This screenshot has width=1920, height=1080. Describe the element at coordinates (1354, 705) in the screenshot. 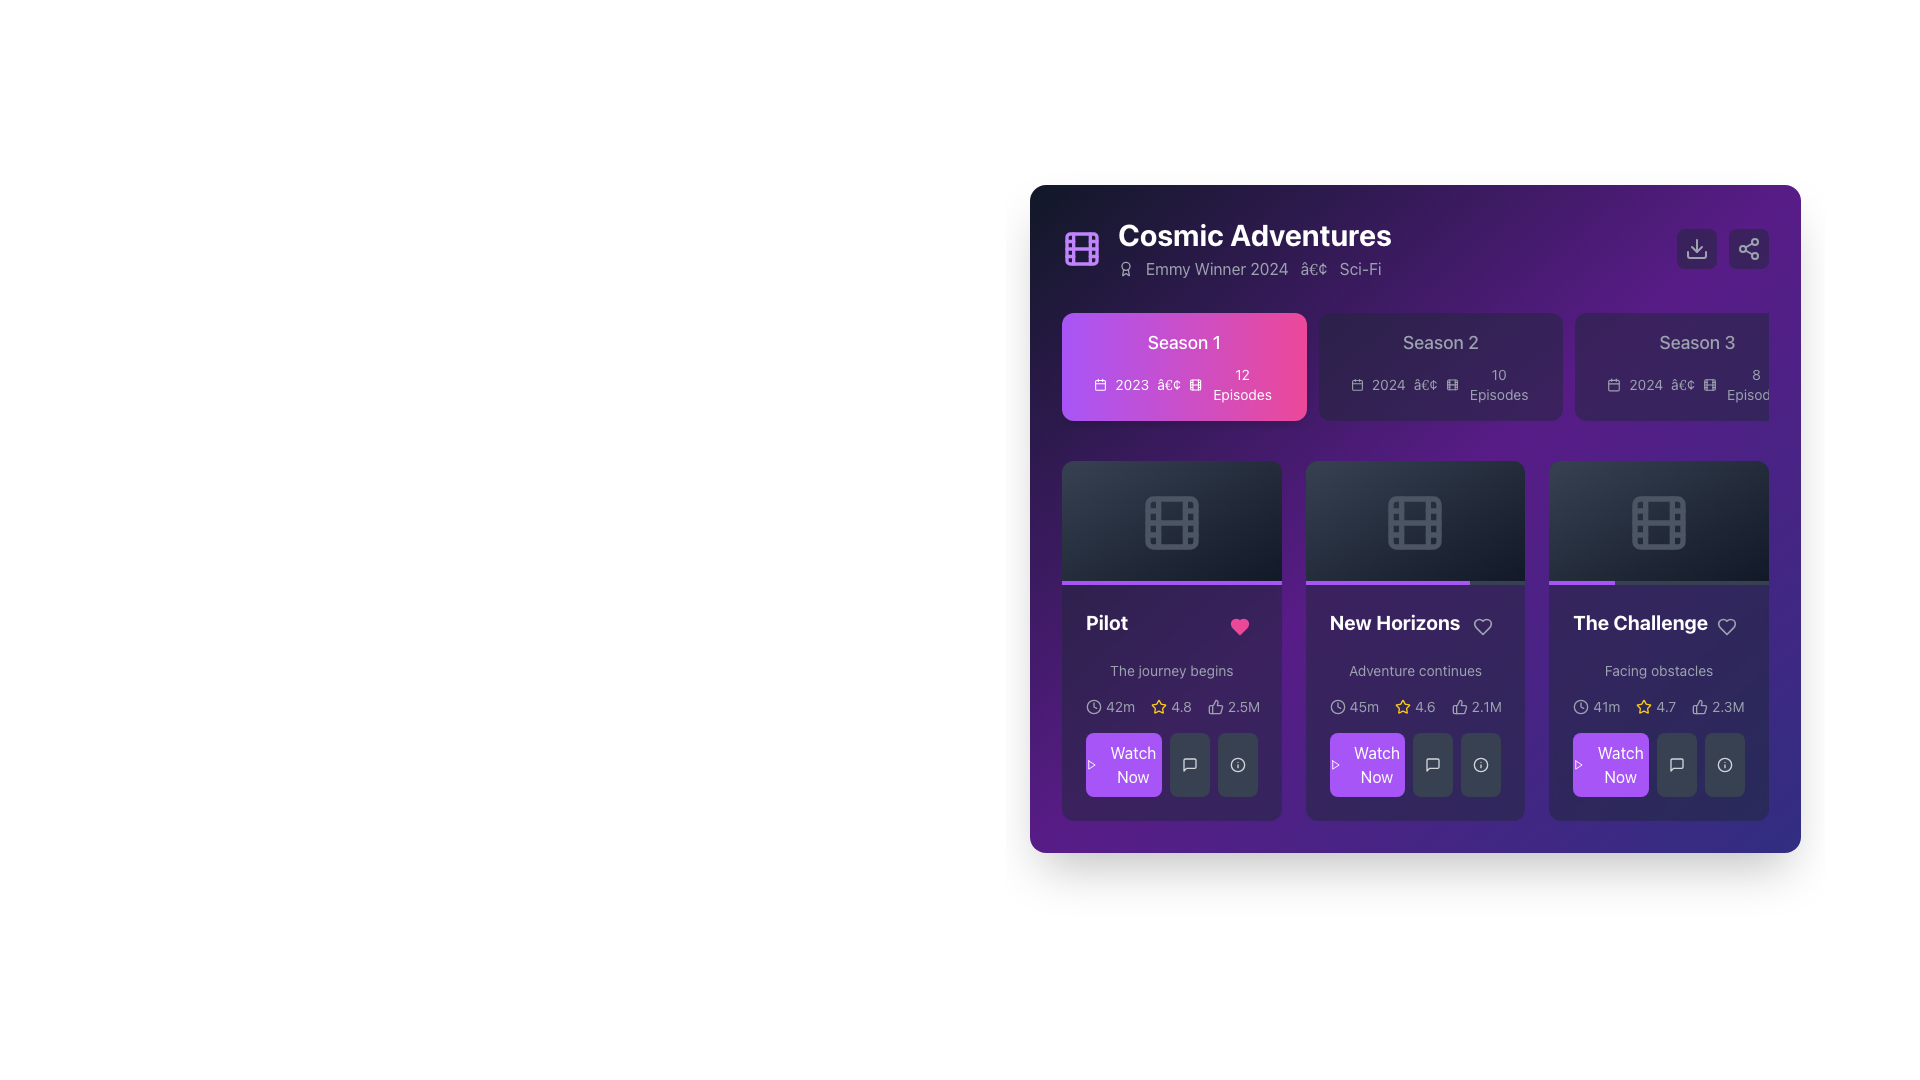

I see `text content of the Duration indicator displaying '45m' with a clock icon, located in the middle card of the 'New Horizons' row` at that location.